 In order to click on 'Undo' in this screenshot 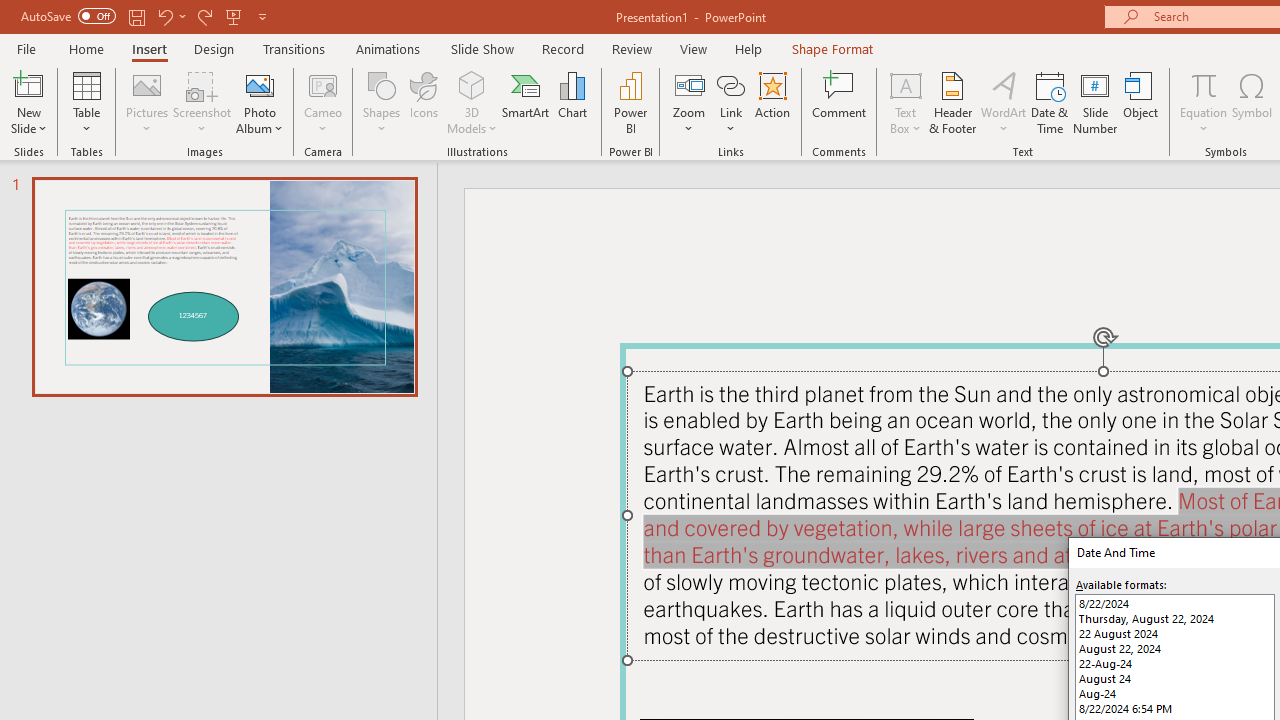, I will do `click(170, 16)`.